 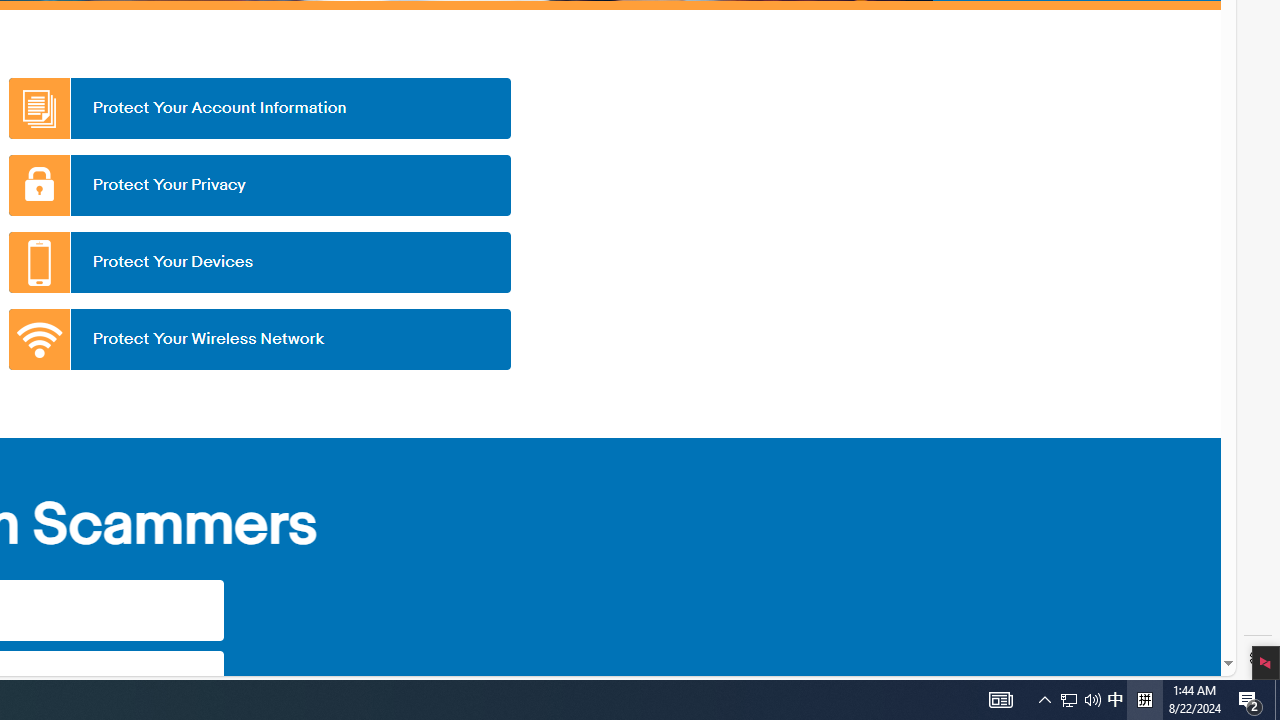 I want to click on 'Protect Your Account Information', so click(x=258, y=108).